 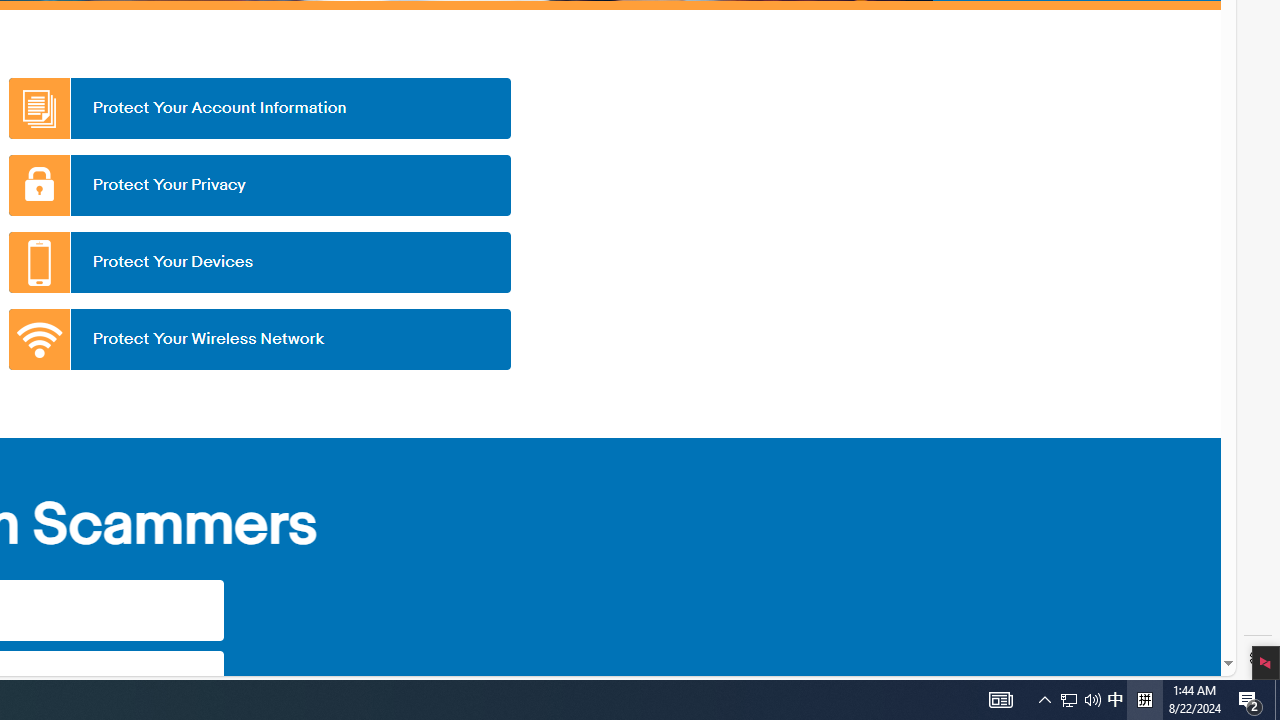 I want to click on 'Protect Your Account Information', so click(x=258, y=108).